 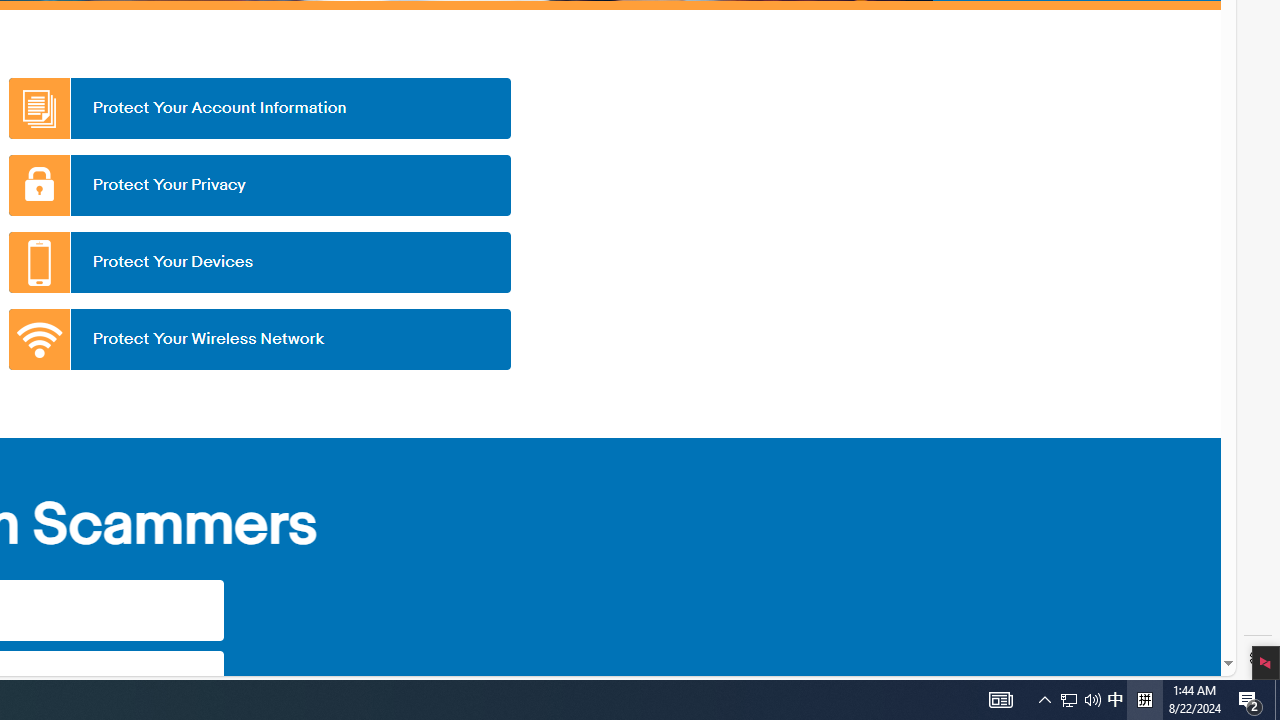 I want to click on 'Protect Your Account Information', so click(x=258, y=108).